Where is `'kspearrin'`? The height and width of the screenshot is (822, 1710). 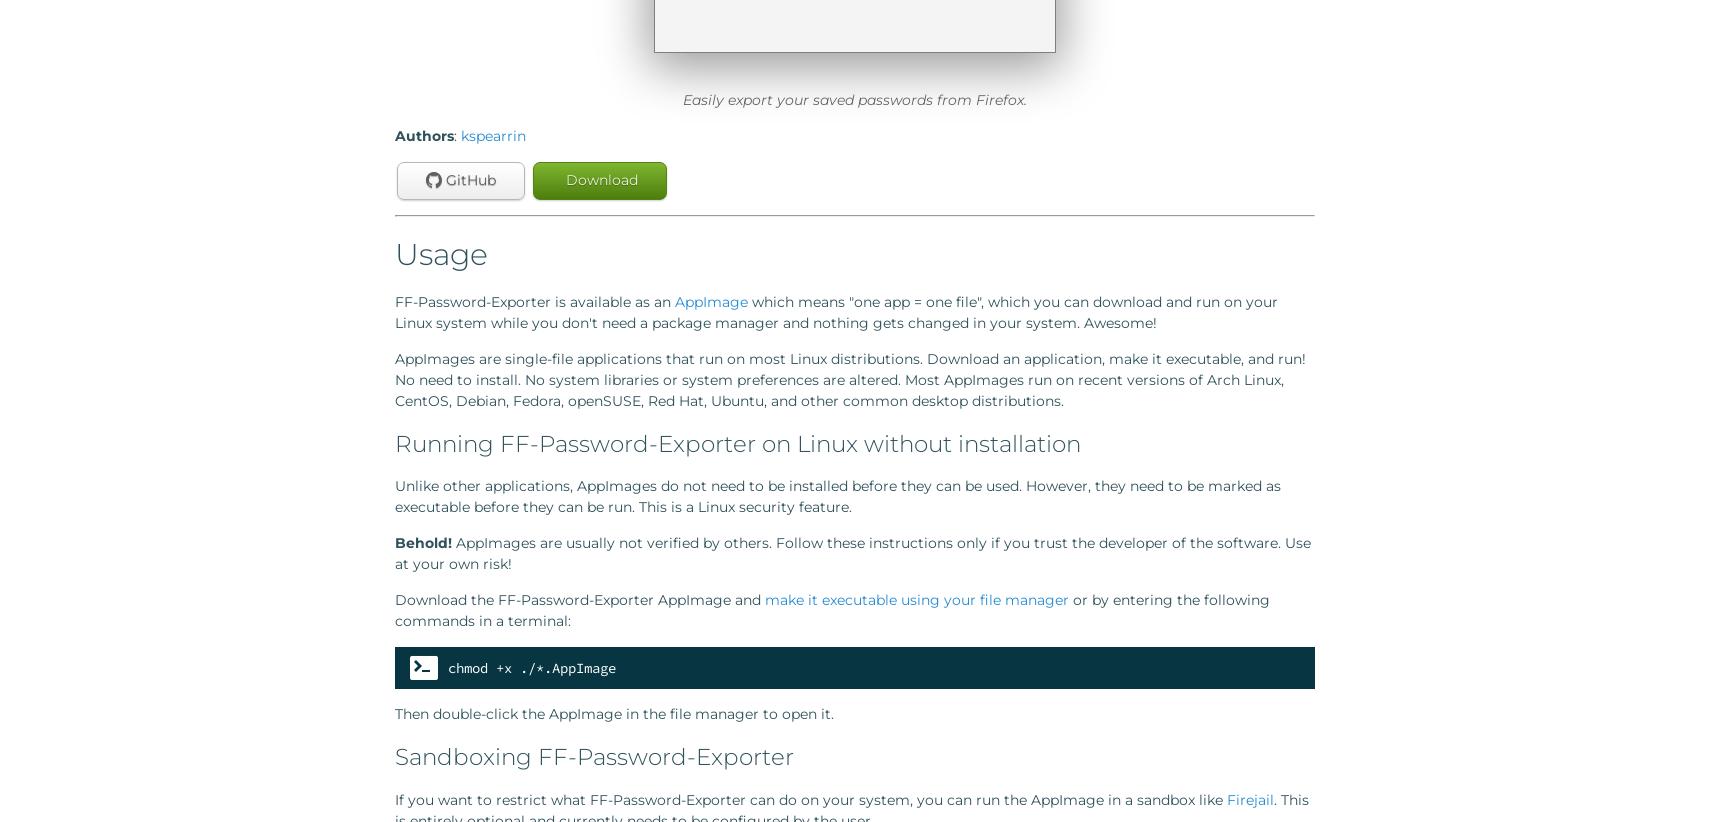 'kspearrin' is located at coordinates (493, 136).